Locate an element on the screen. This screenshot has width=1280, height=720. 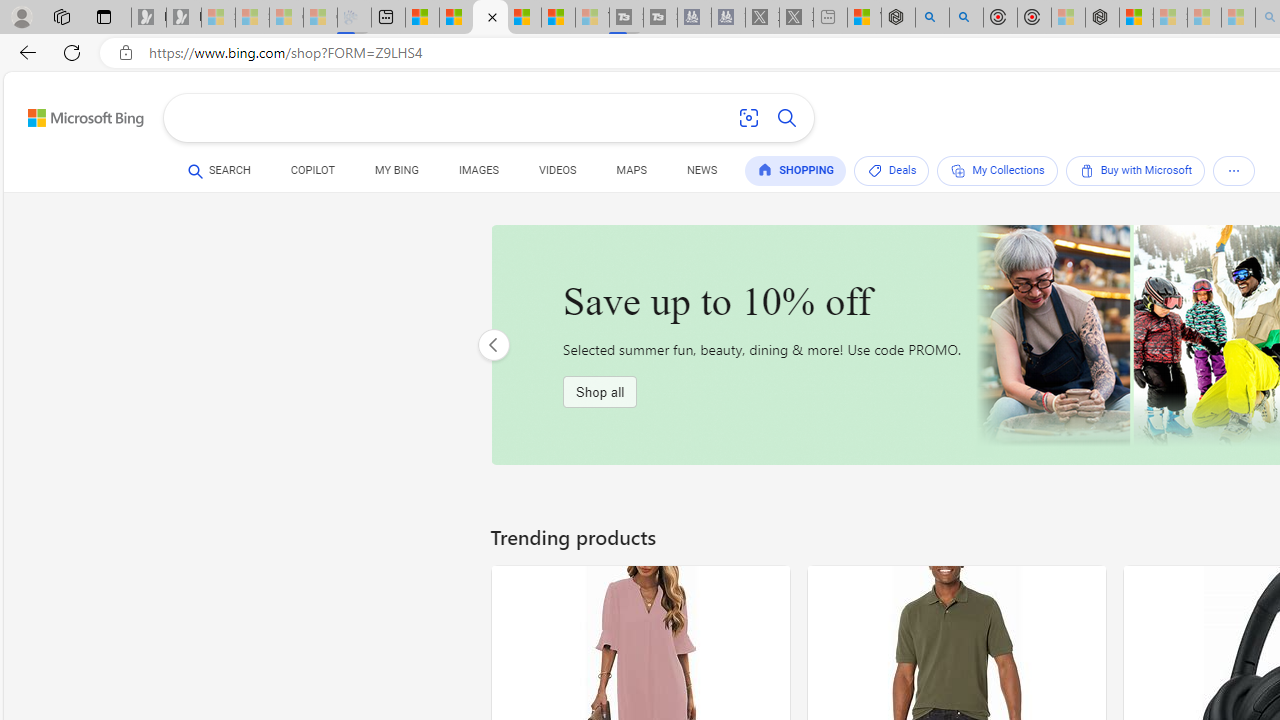
'IMAGES' is located at coordinates (477, 170).